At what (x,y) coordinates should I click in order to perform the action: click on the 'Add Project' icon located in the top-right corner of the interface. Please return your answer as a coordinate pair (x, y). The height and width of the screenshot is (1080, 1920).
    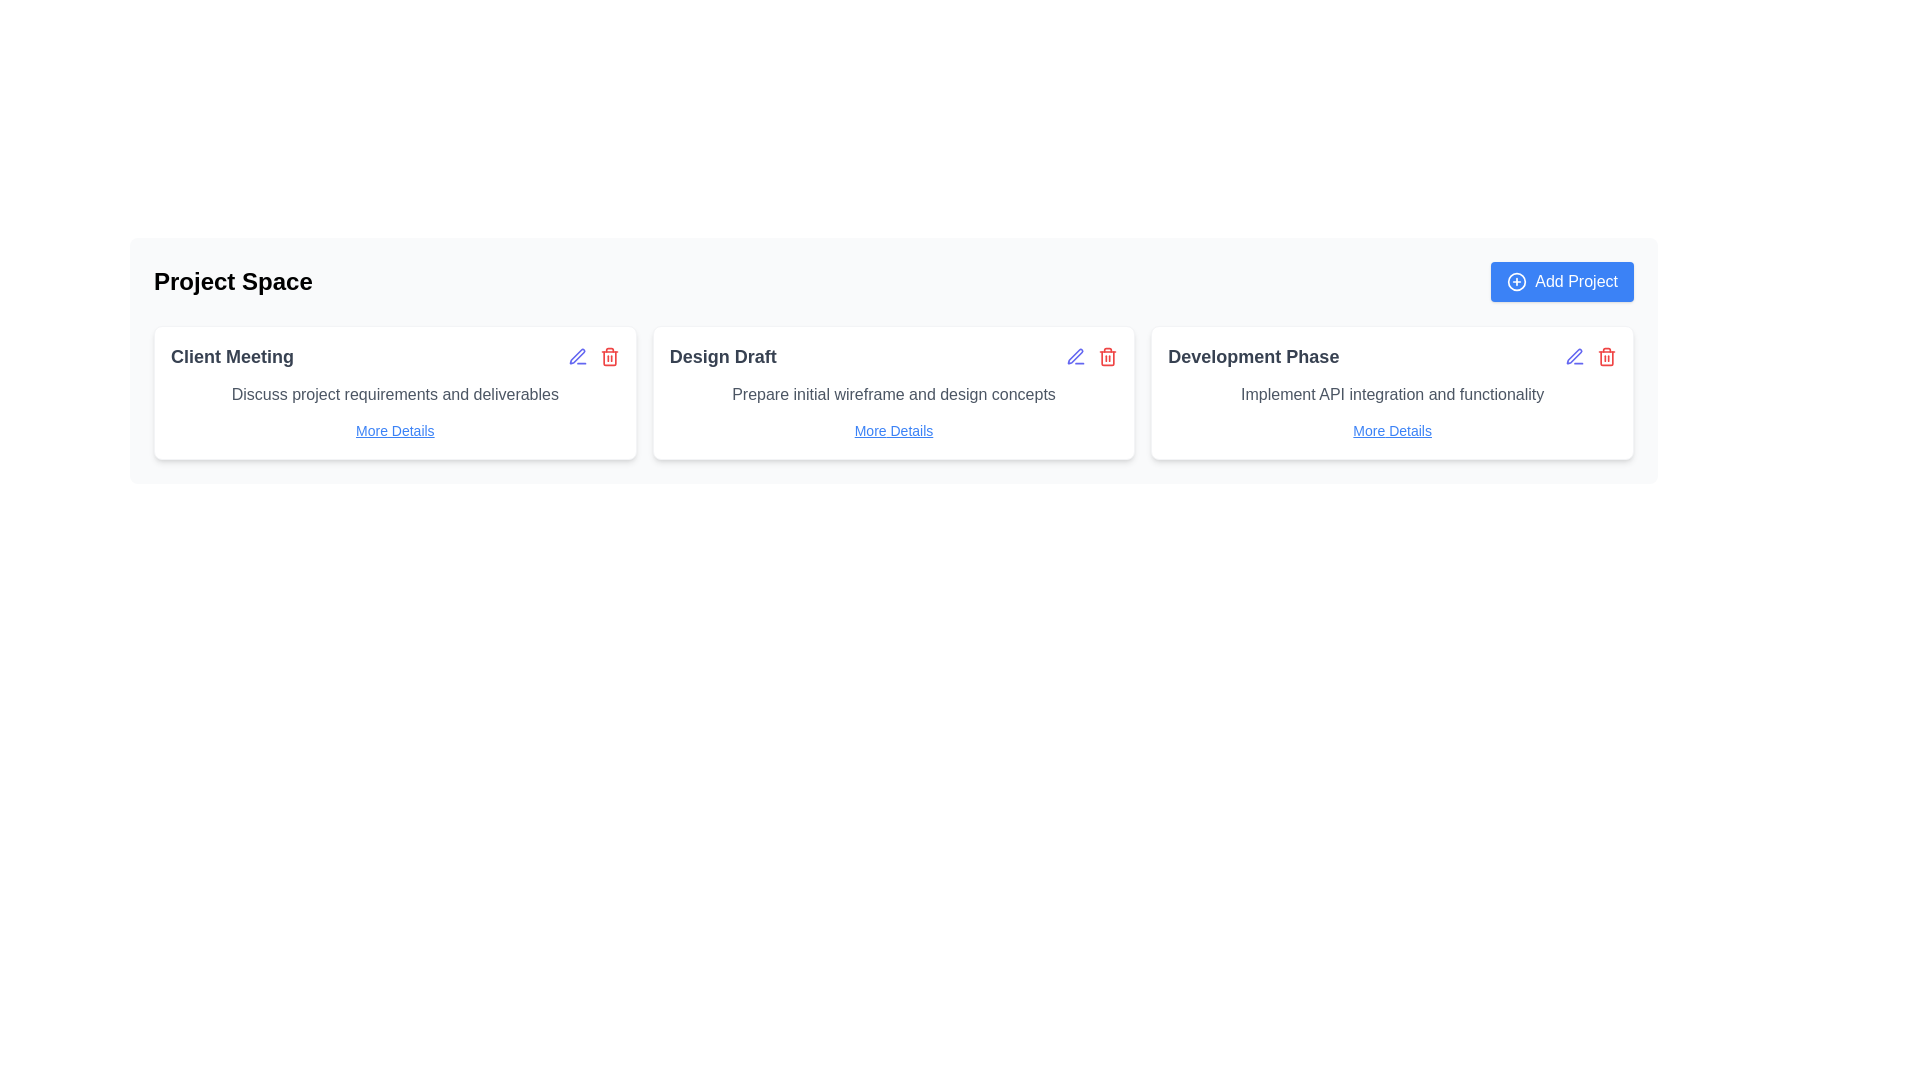
    Looking at the image, I should click on (1516, 281).